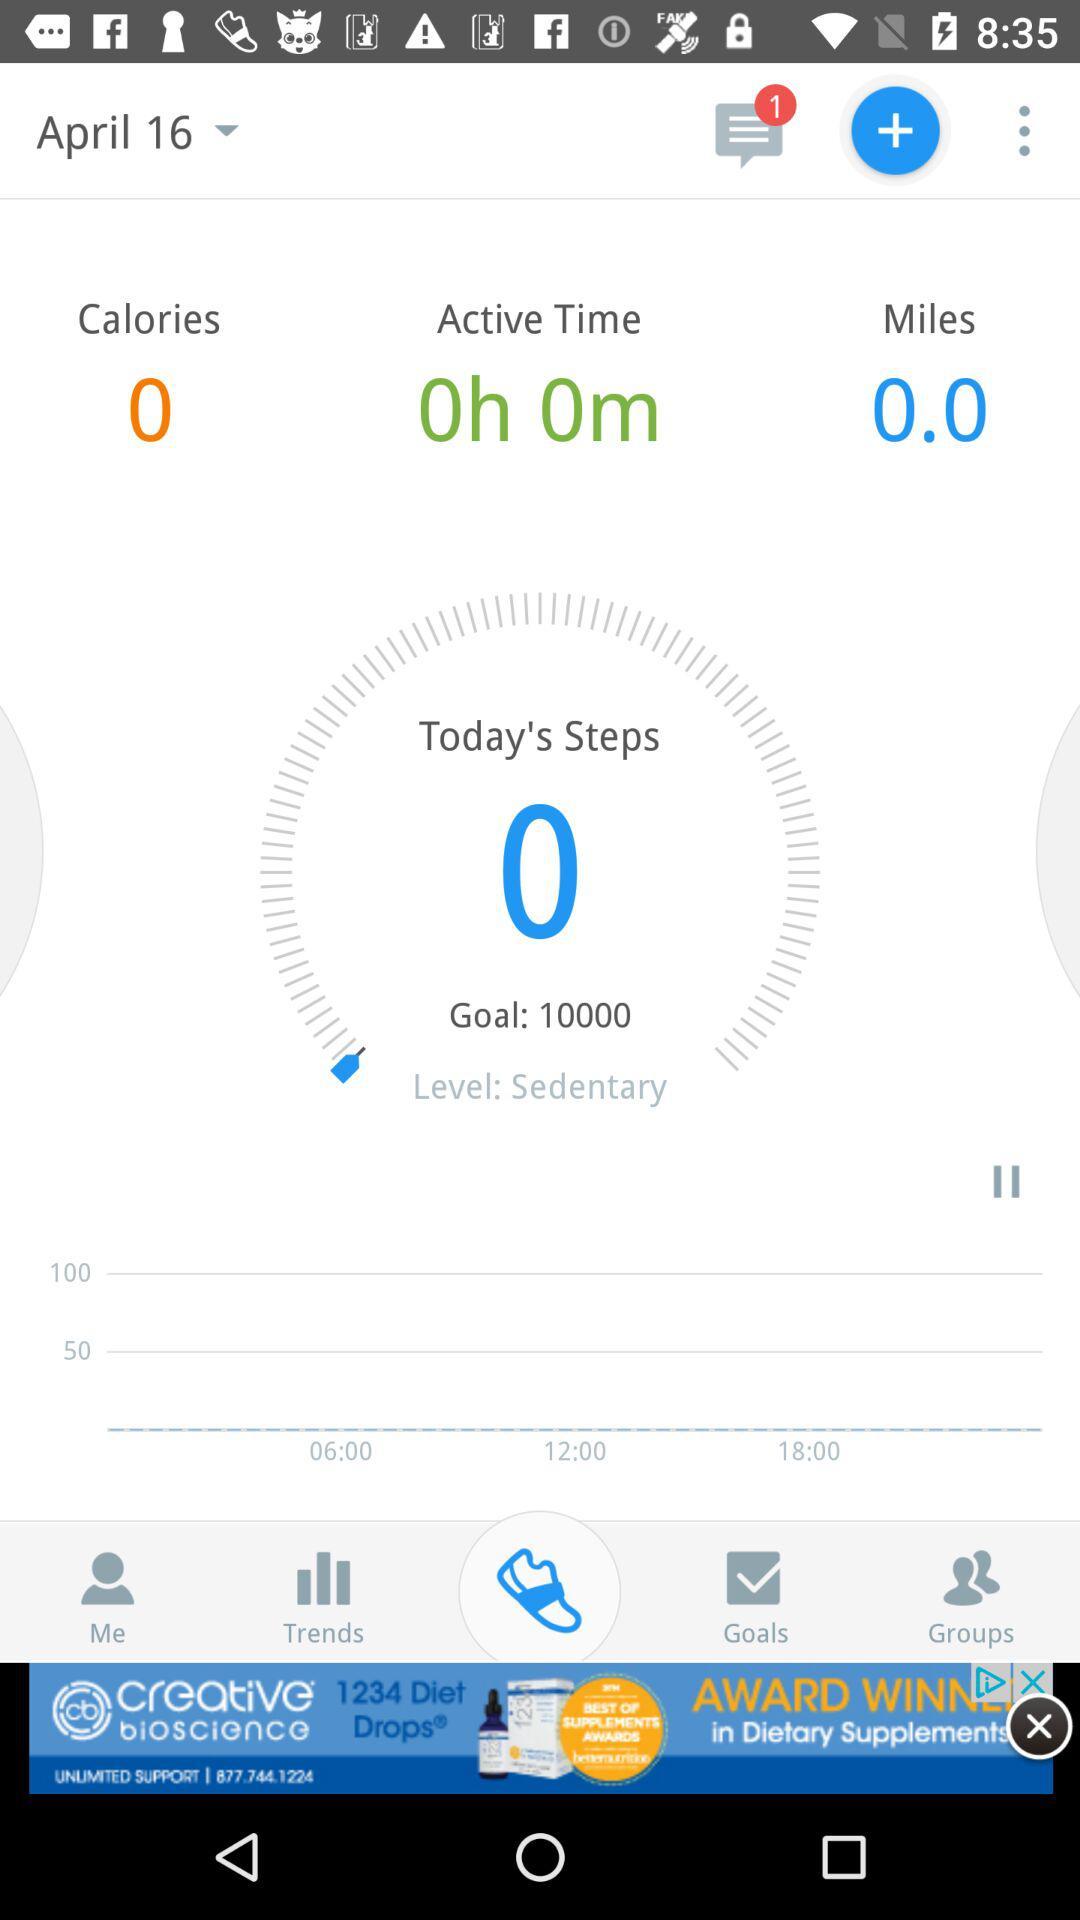 Image resolution: width=1080 pixels, height=1920 pixels. Describe the element at coordinates (1006, 1181) in the screenshot. I see `the pause icon` at that location.